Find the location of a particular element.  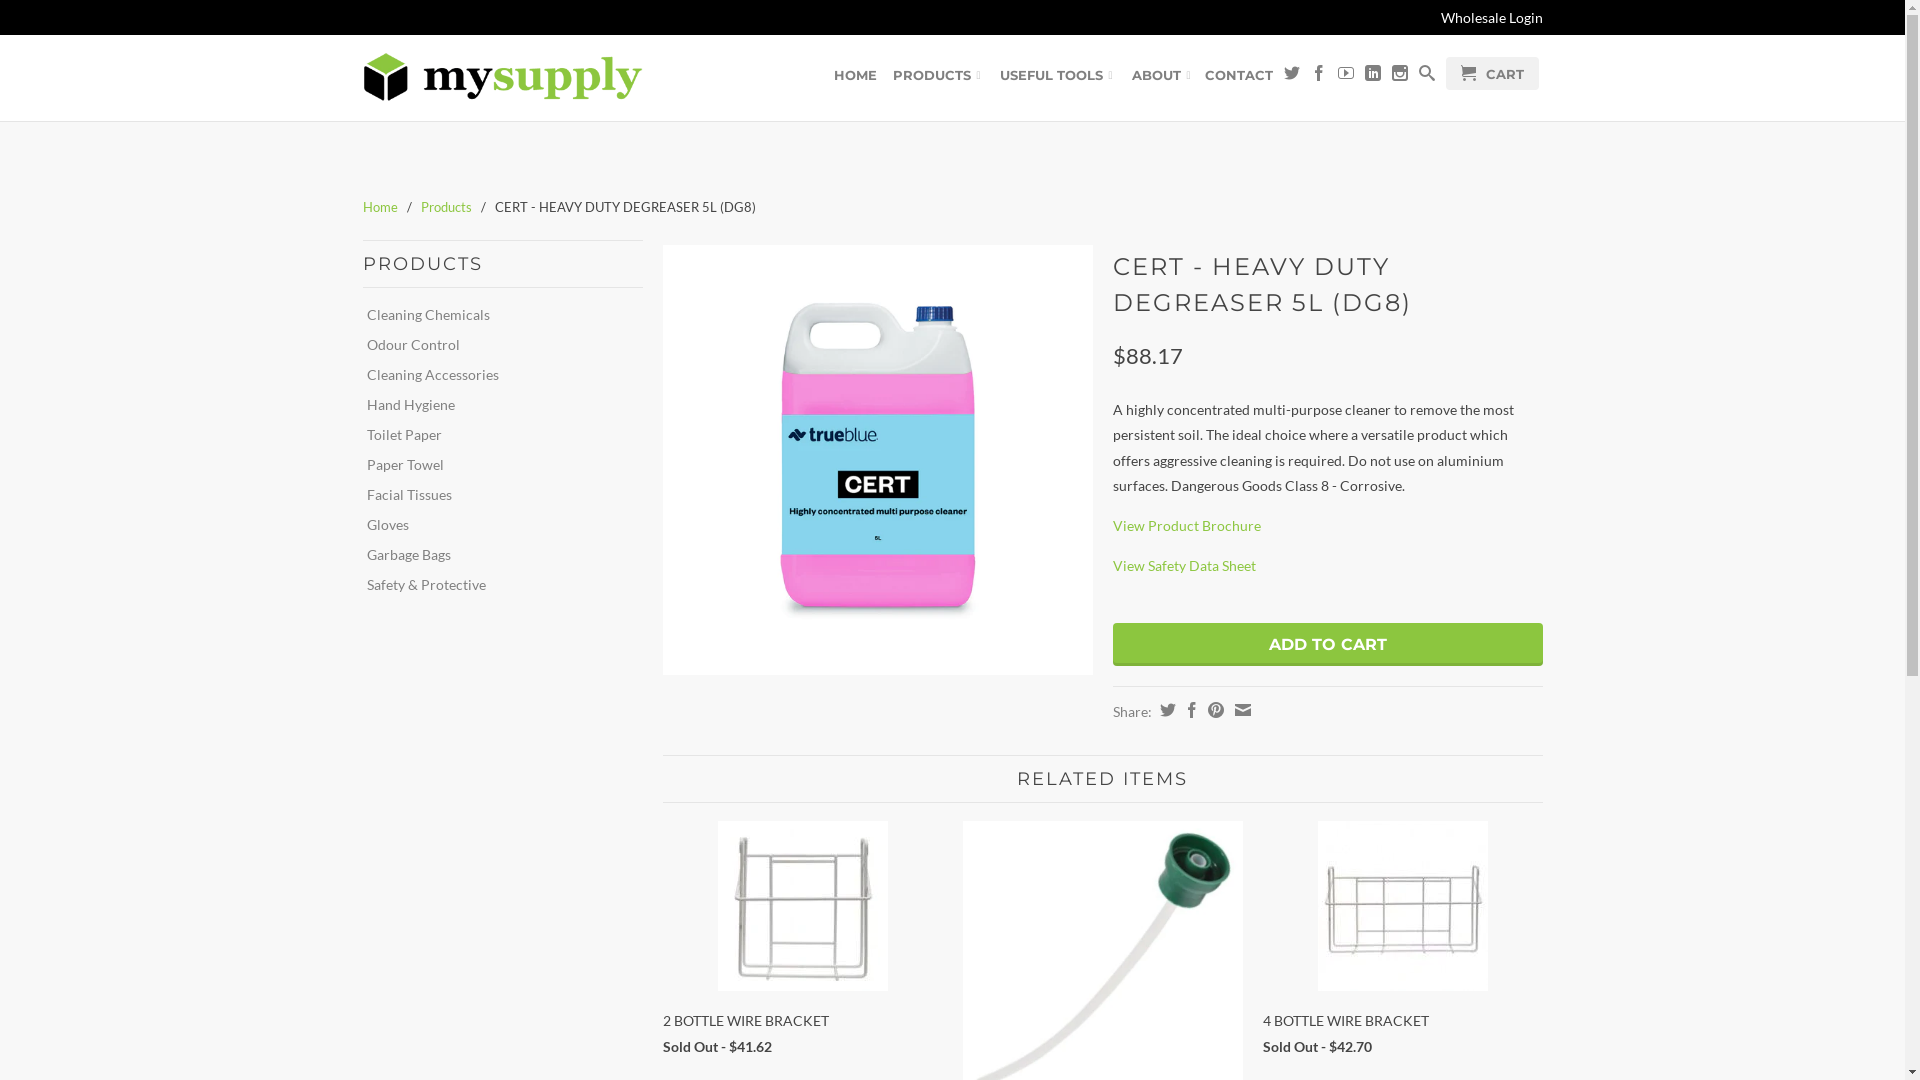

'Products' is located at coordinates (444, 207).